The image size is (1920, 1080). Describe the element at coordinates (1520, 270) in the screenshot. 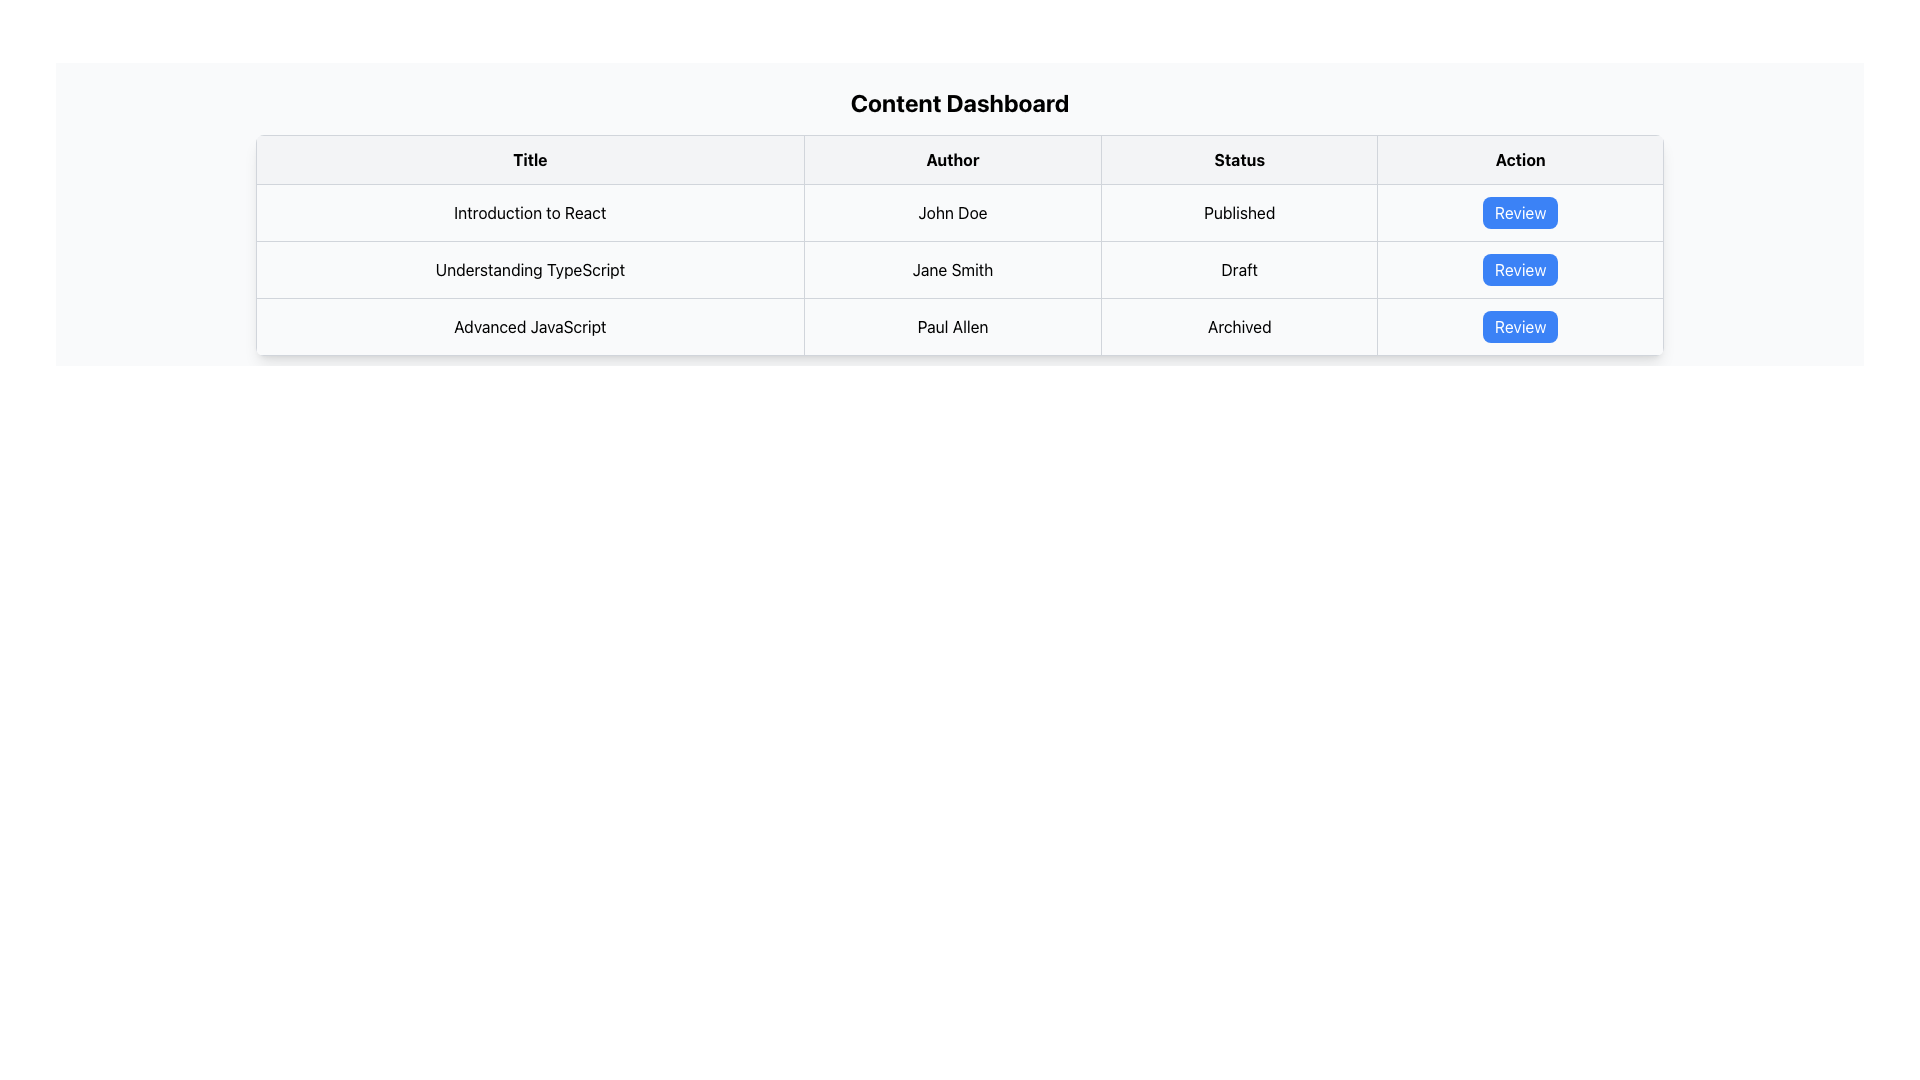

I see `the second button in the 'Action' column of the table corresponding to the 'Understanding TypeScript' row` at that location.